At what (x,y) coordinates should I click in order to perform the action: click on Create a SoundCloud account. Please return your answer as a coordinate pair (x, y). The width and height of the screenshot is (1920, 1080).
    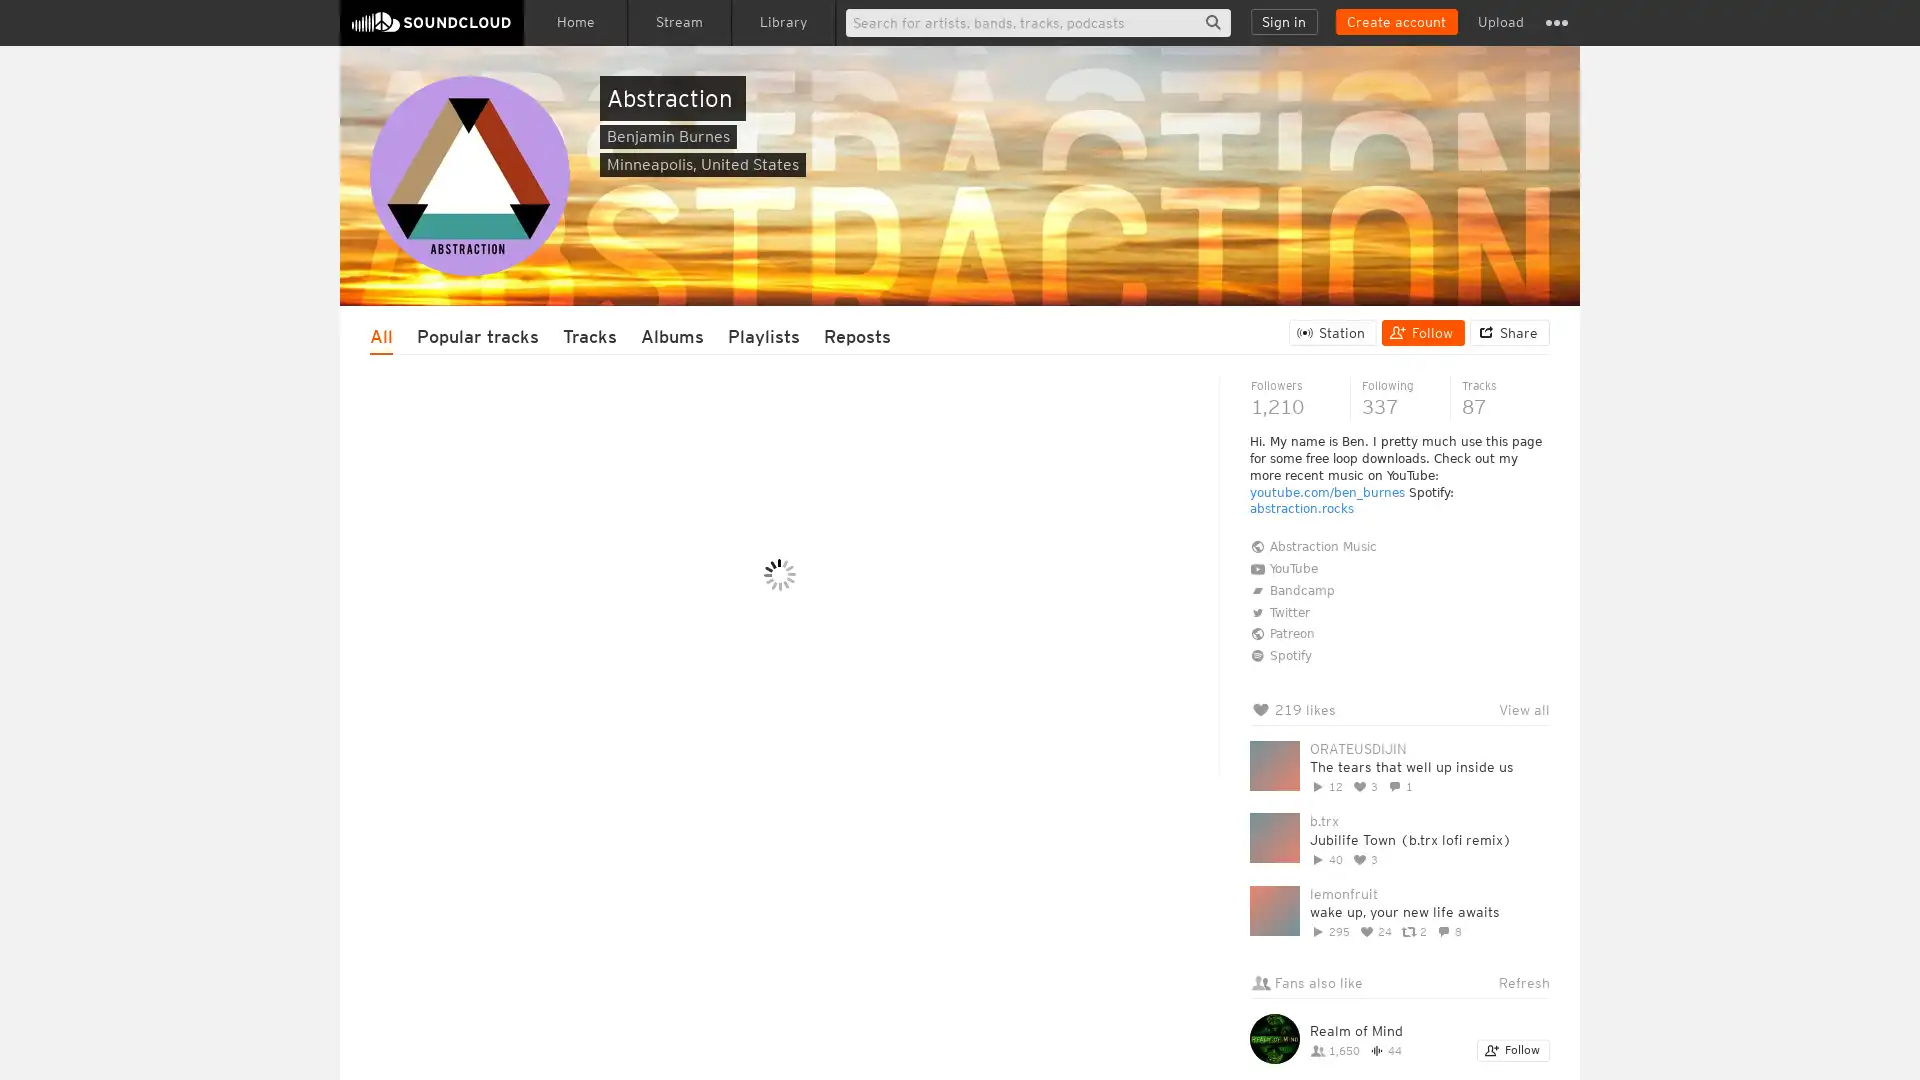
    Looking at the image, I should click on (1395, 22).